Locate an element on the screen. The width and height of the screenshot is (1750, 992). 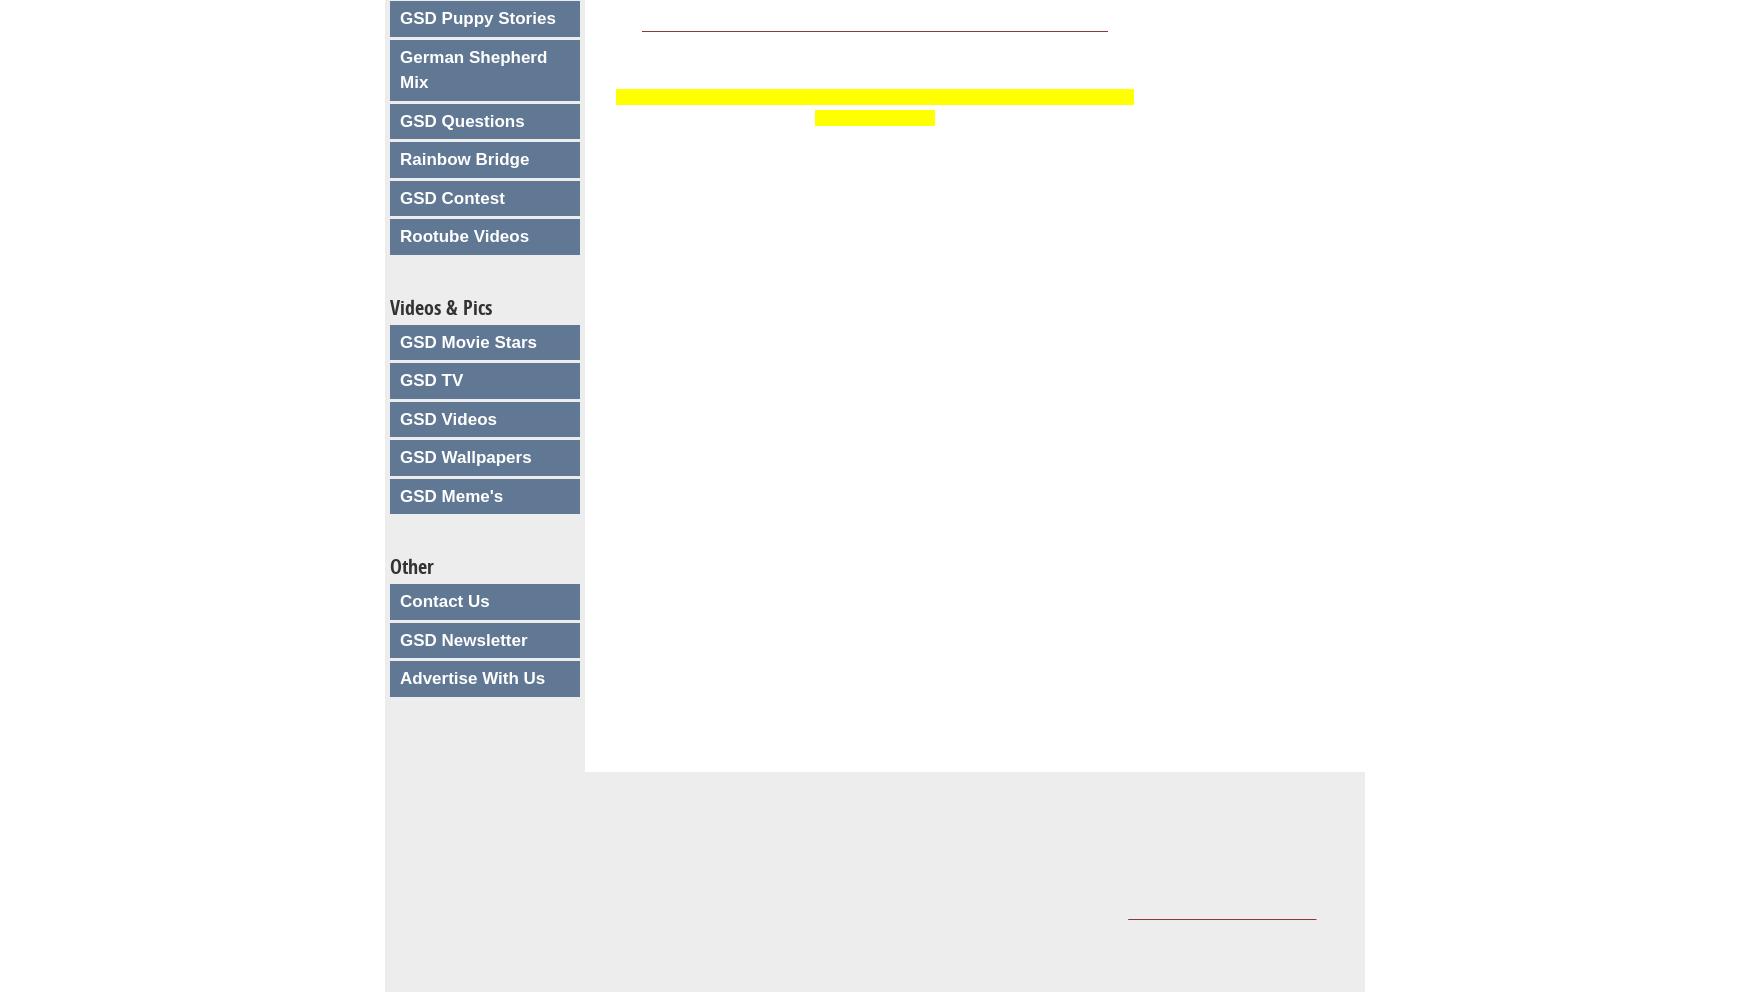
'Videos & Pics' is located at coordinates (441, 306).